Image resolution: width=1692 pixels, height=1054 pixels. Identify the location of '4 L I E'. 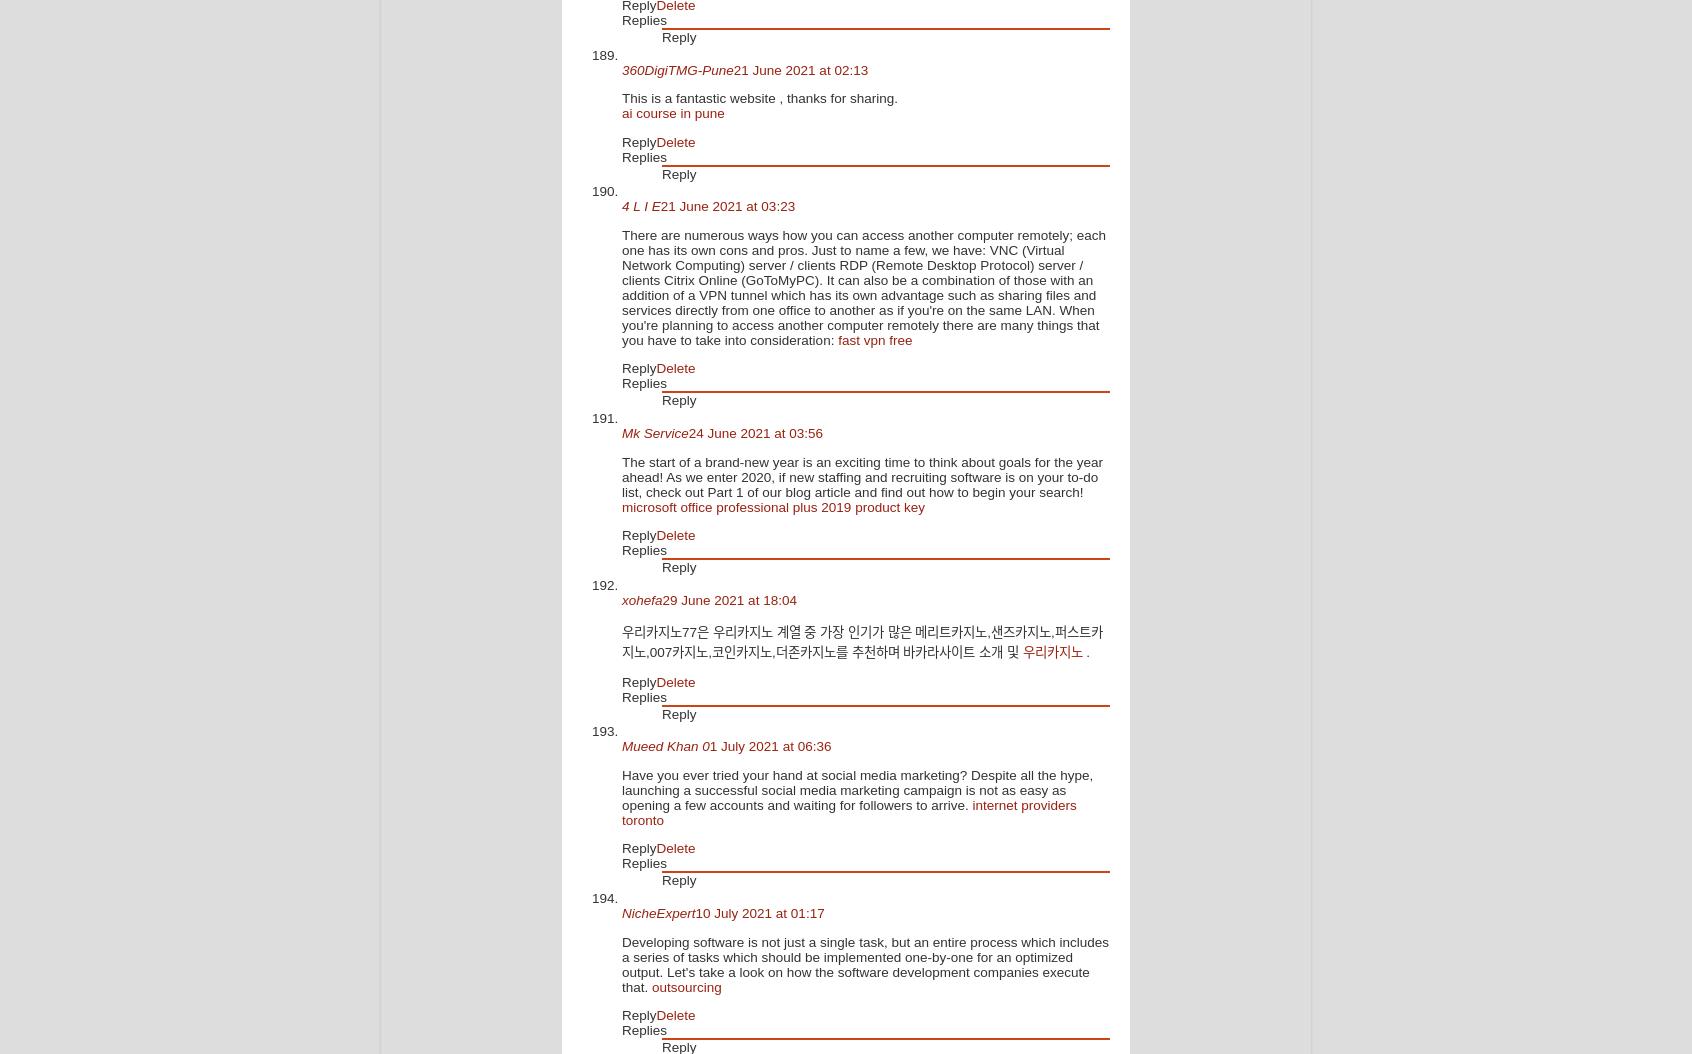
(620, 205).